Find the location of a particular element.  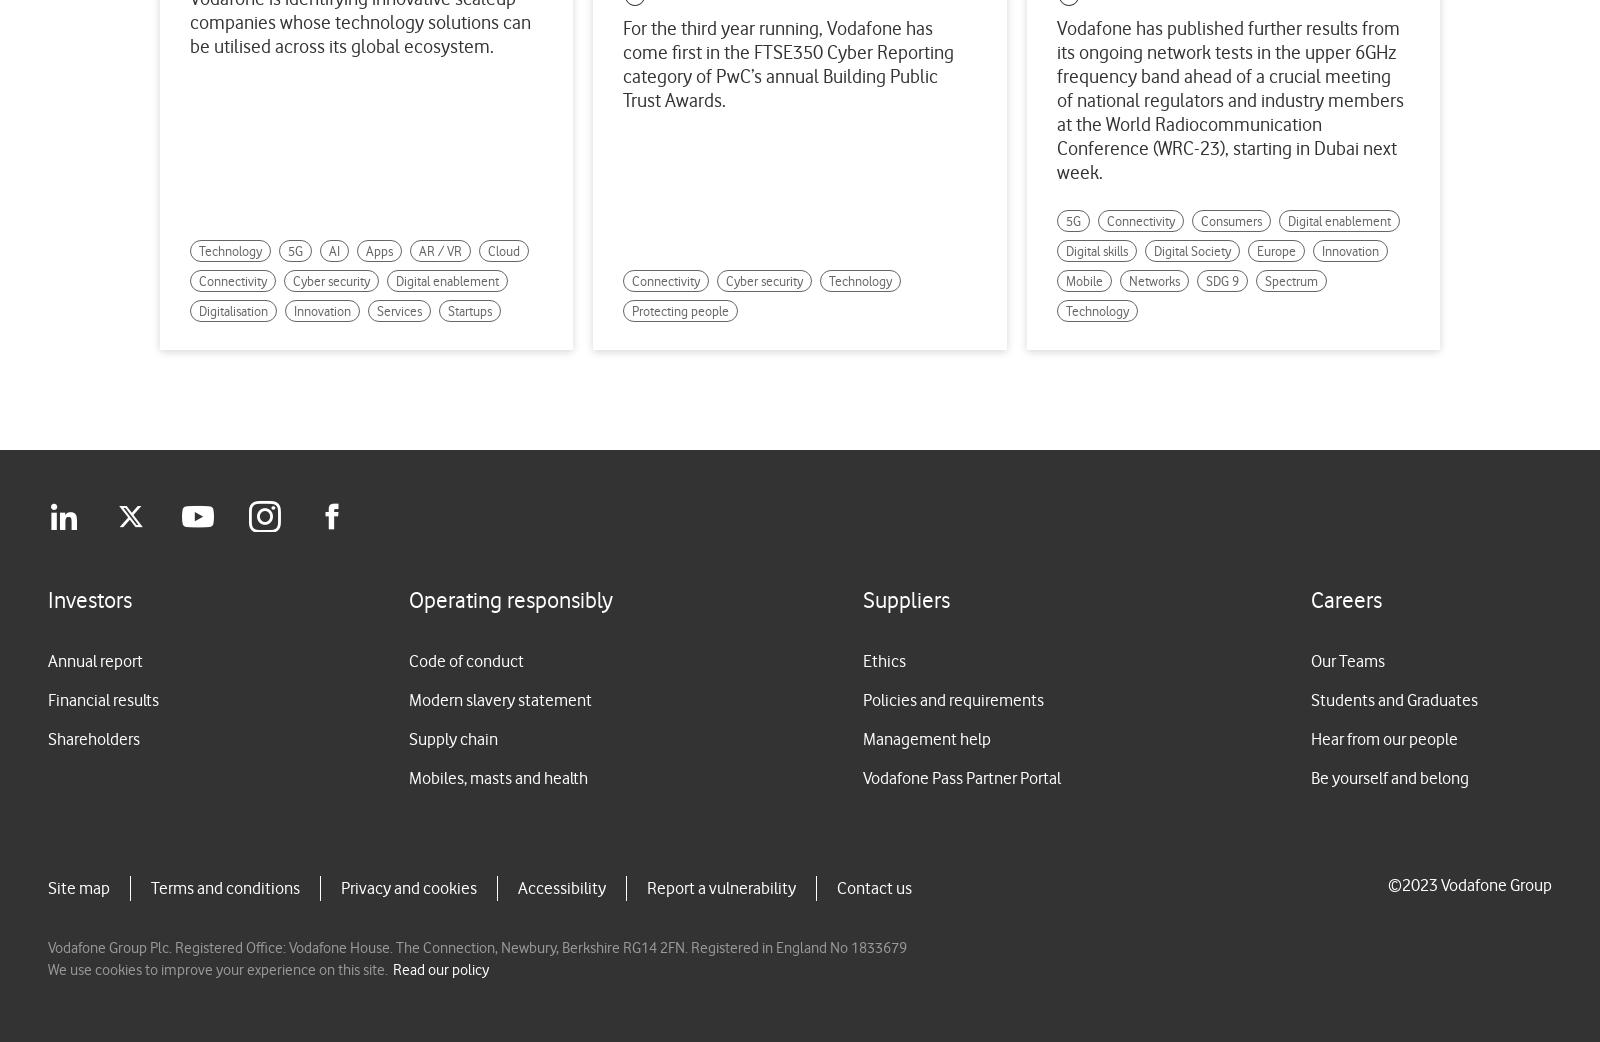

'Vodafone Group Plc. Registered Office: Vodafone House. The Connection, Newbury, Berkshire RG14 2FN. Registered in England No 1833679' is located at coordinates (47, 946).